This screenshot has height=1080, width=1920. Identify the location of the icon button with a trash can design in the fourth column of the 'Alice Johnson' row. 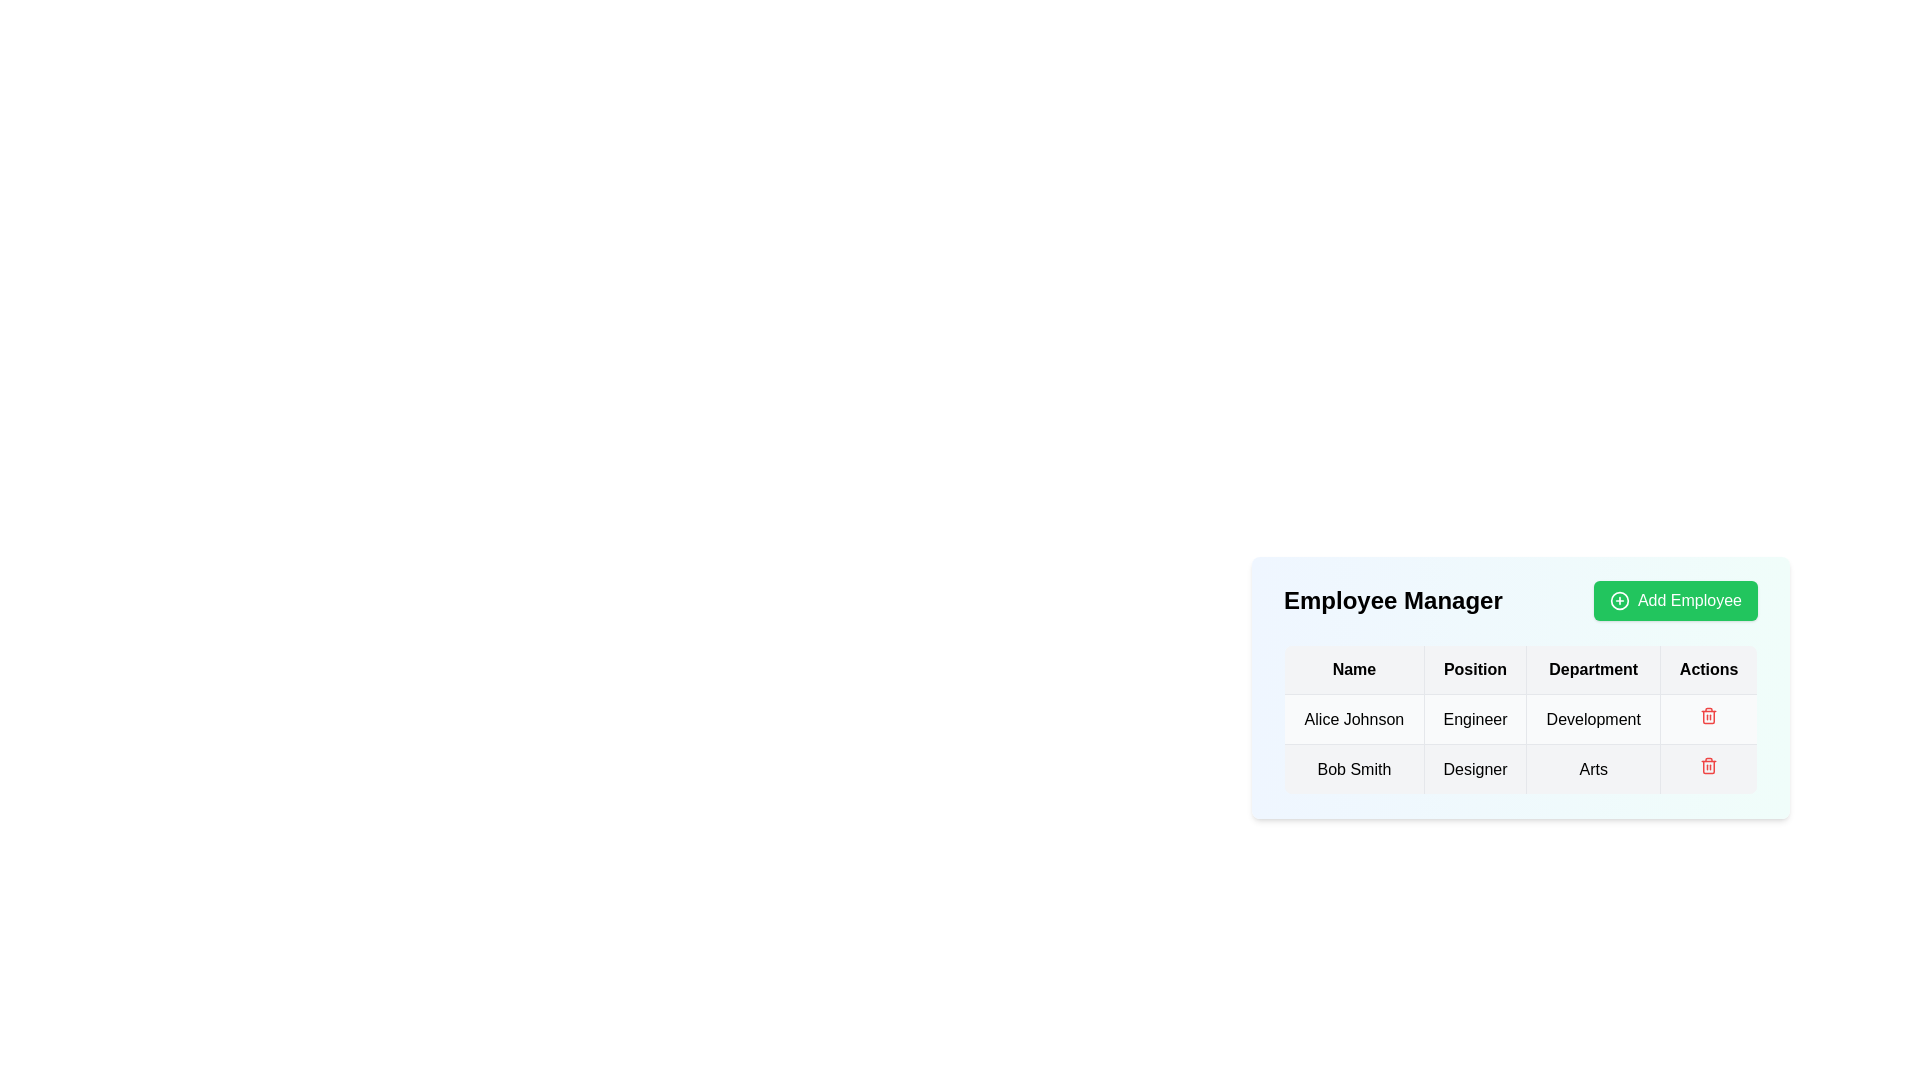
(1708, 718).